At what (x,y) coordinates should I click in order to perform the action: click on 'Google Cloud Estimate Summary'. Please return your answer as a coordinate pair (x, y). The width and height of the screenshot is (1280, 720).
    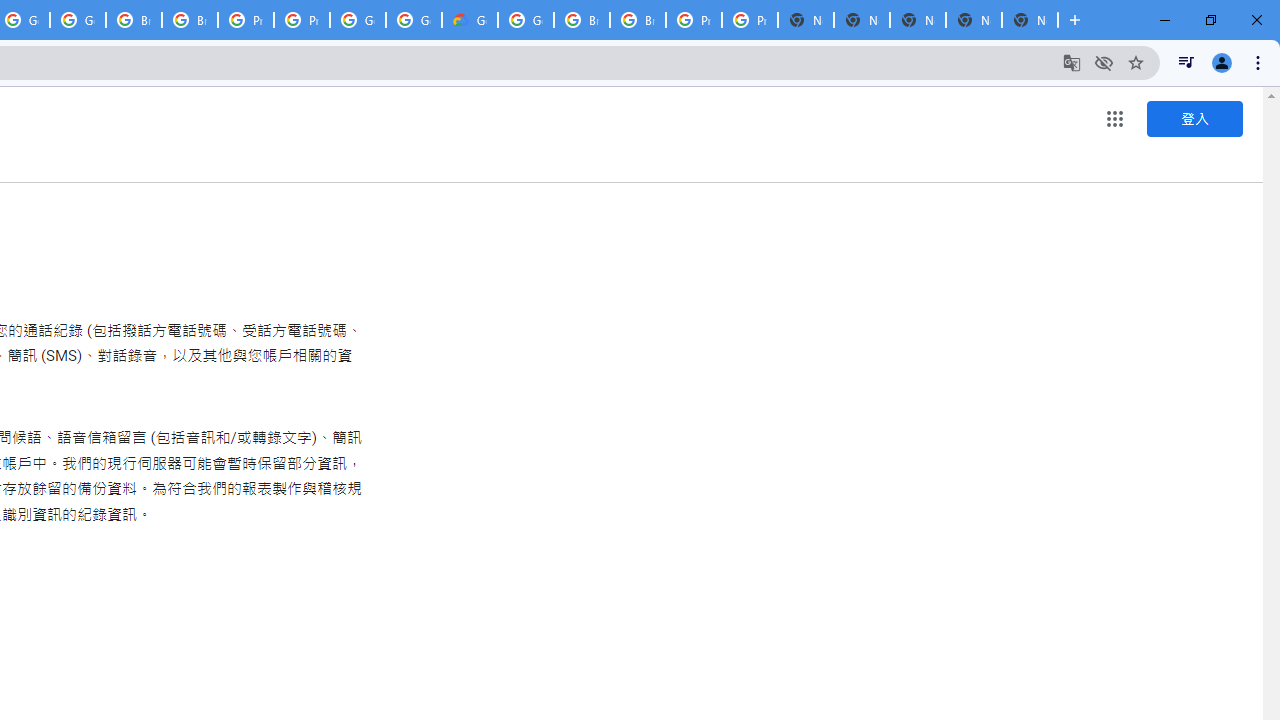
    Looking at the image, I should click on (468, 20).